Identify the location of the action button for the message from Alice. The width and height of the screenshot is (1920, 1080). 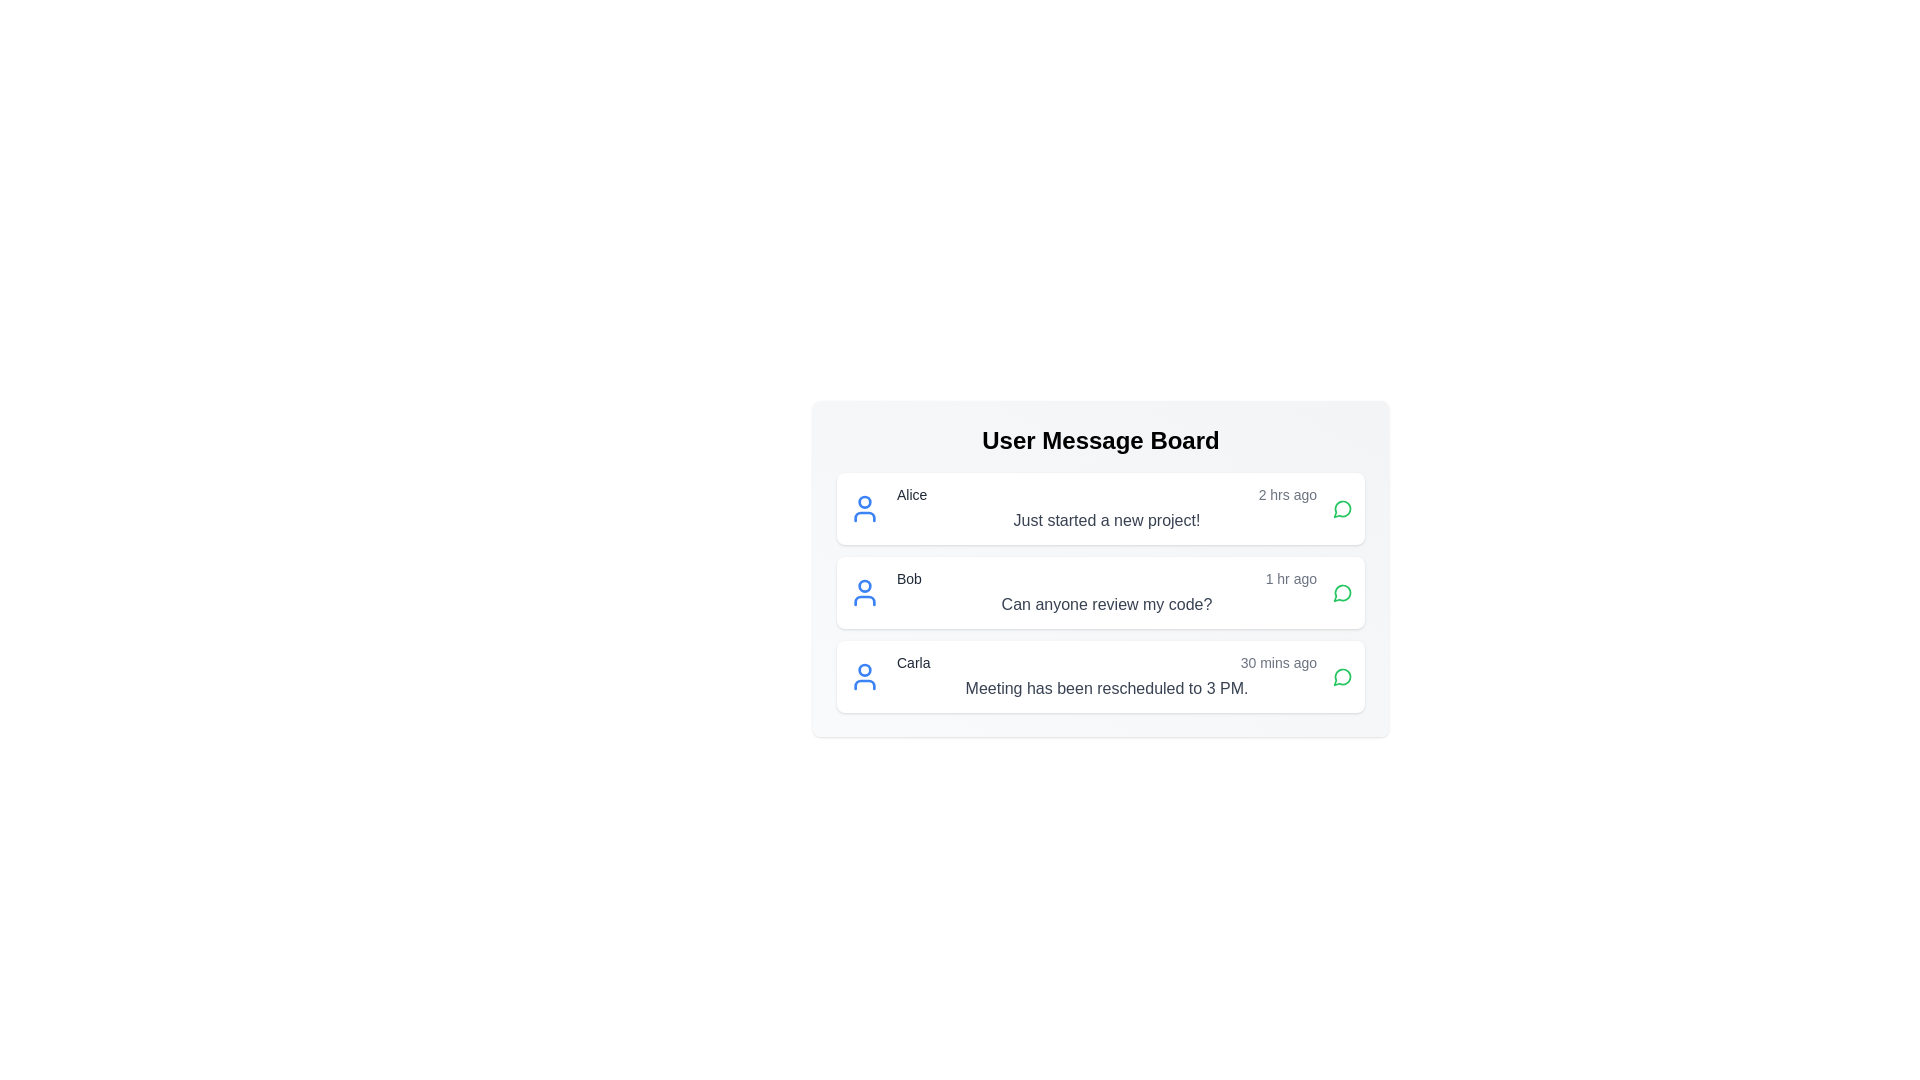
(1343, 508).